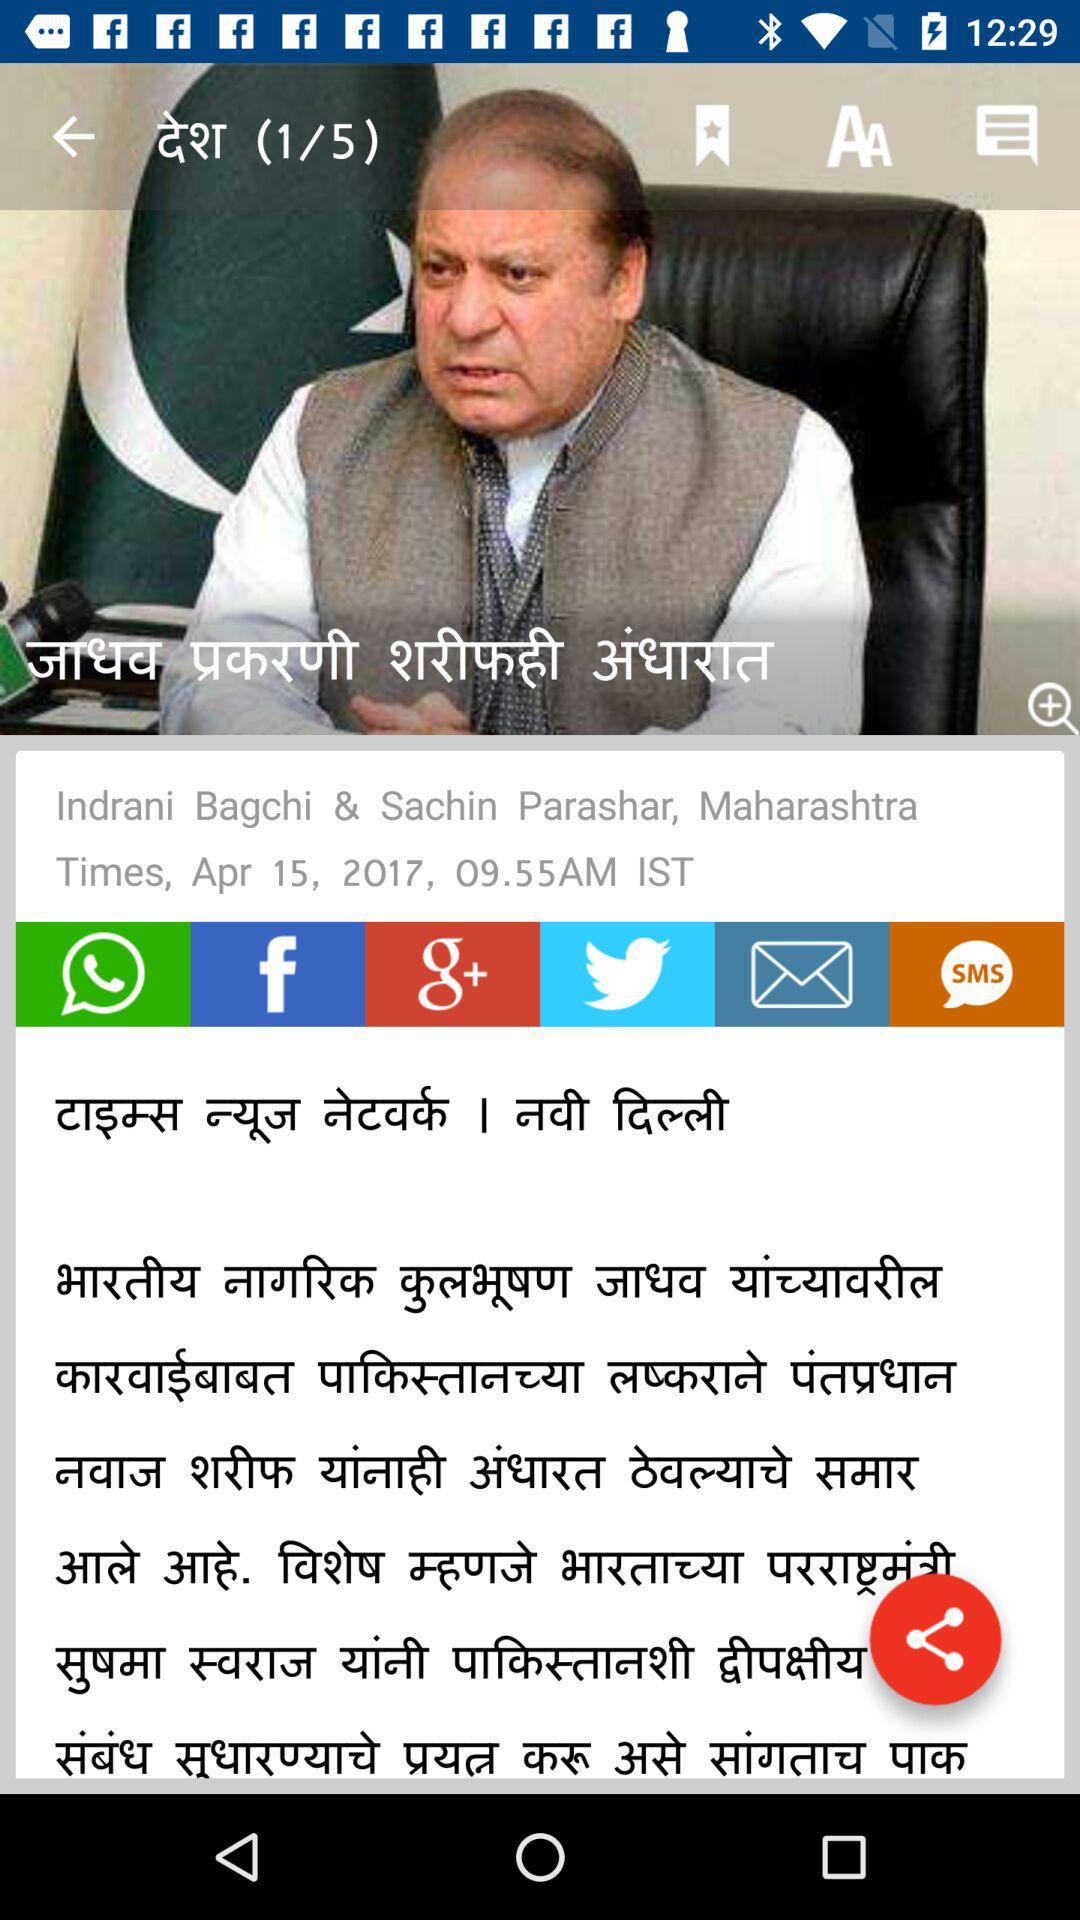  Describe the element at coordinates (975, 974) in the screenshot. I see `the item below indrani bagchi sachin` at that location.